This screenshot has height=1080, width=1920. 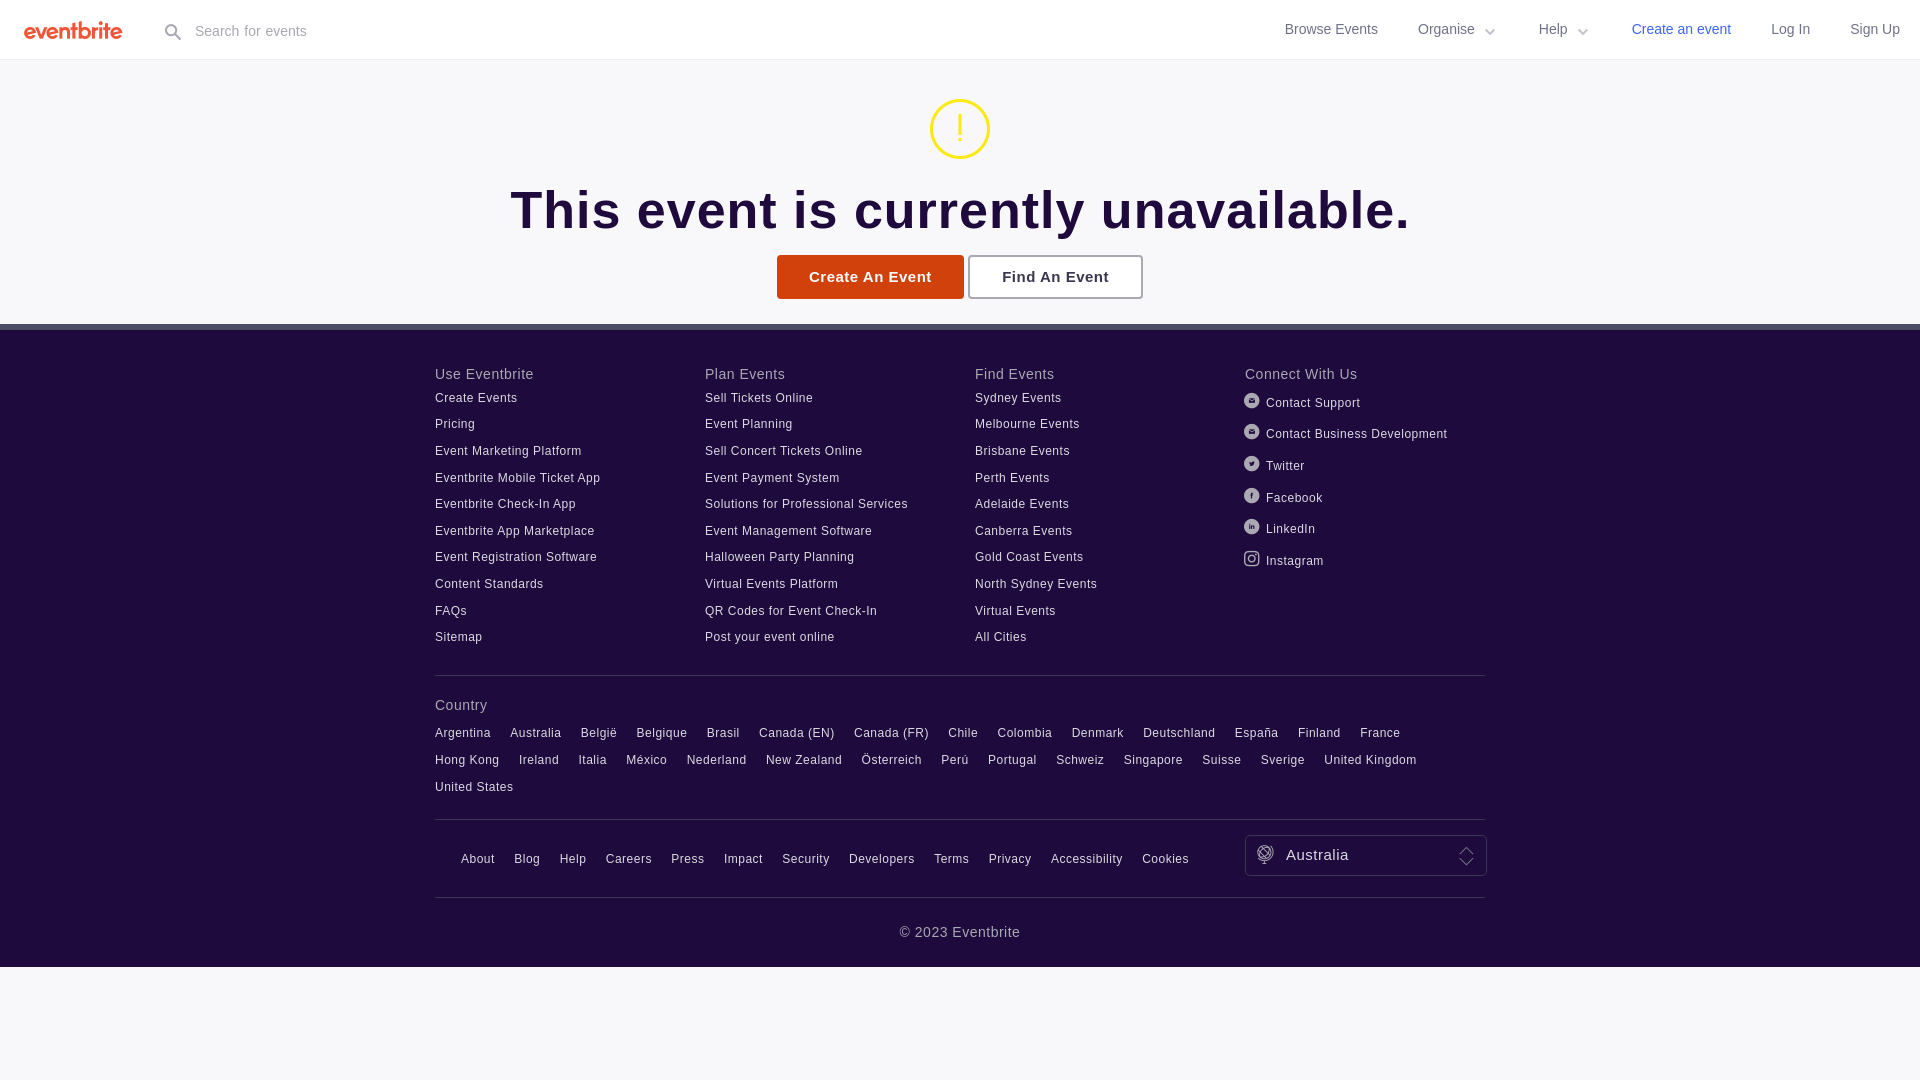 What do you see at coordinates (1012, 759) in the screenshot?
I see `'Portugal'` at bounding box center [1012, 759].